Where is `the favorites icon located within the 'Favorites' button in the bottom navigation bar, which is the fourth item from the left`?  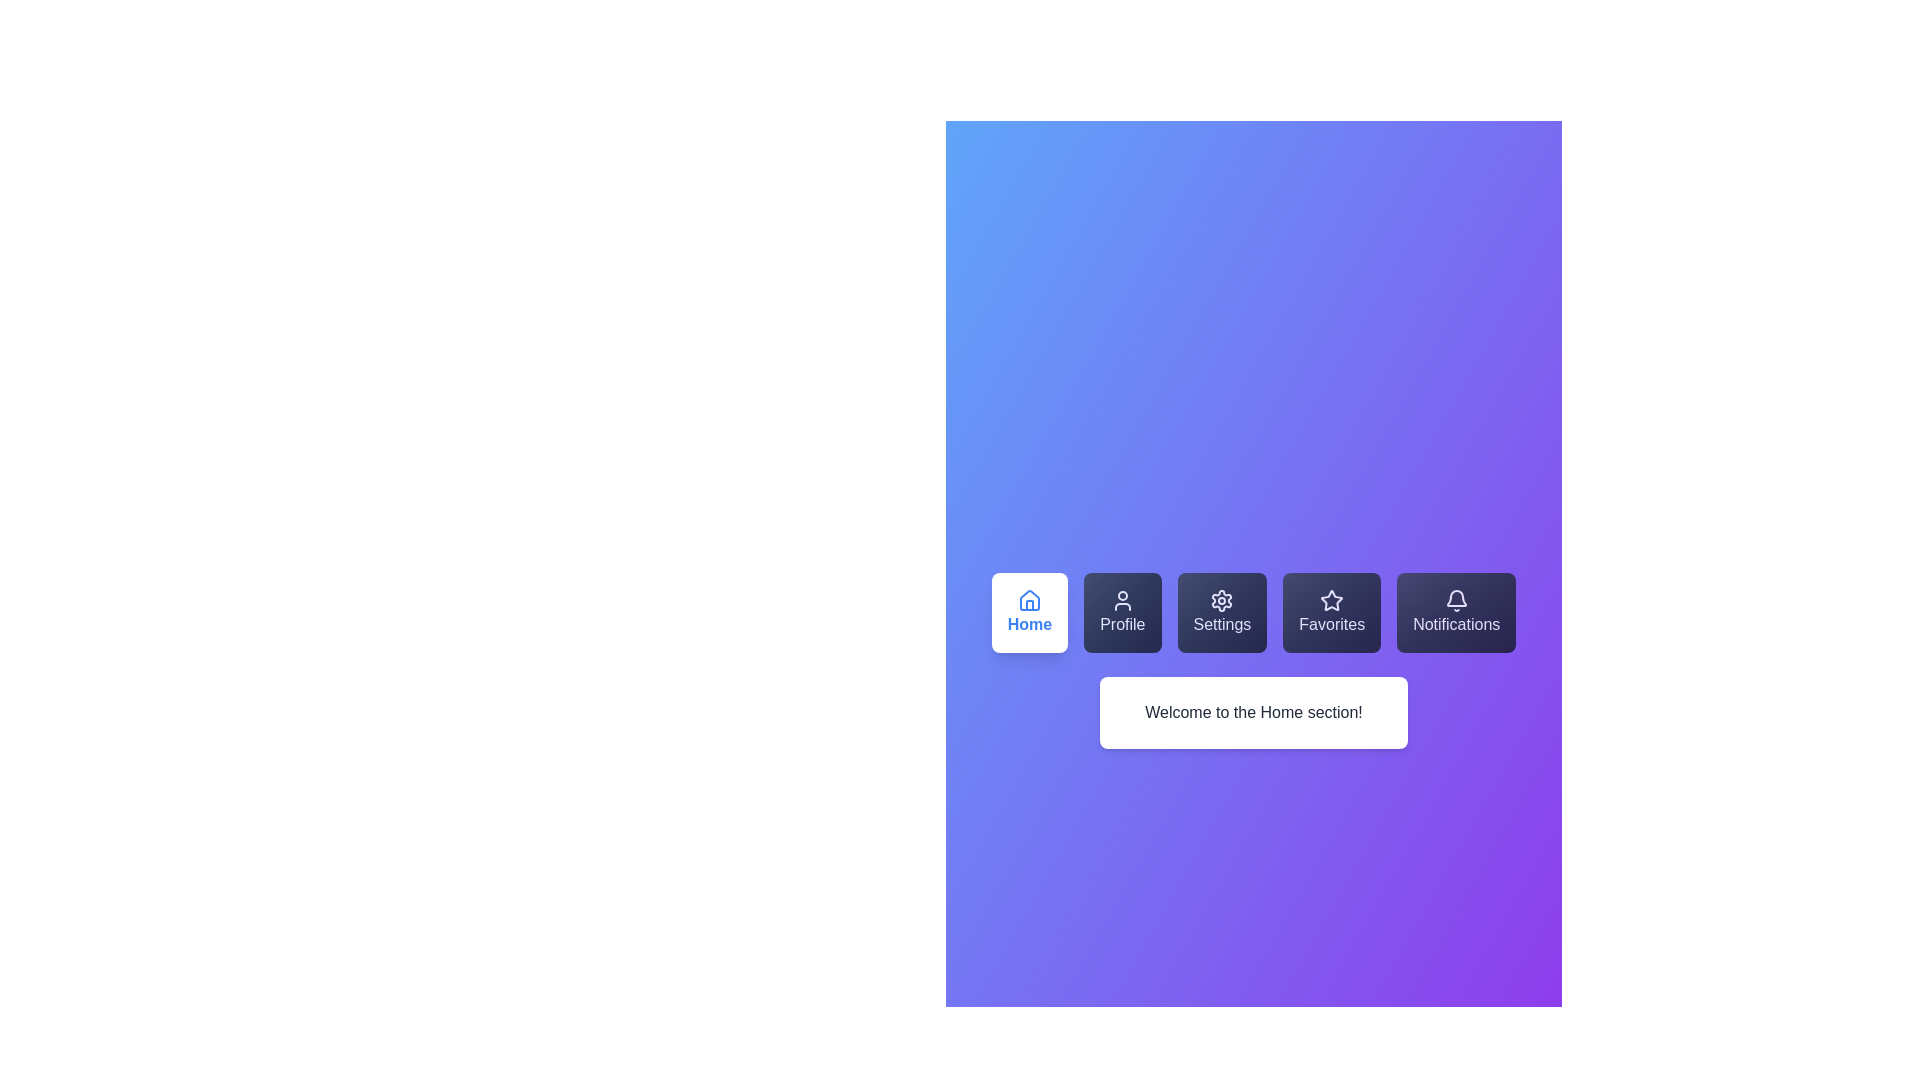 the favorites icon located within the 'Favorites' button in the bottom navigation bar, which is the fourth item from the left is located at coordinates (1332, 600).